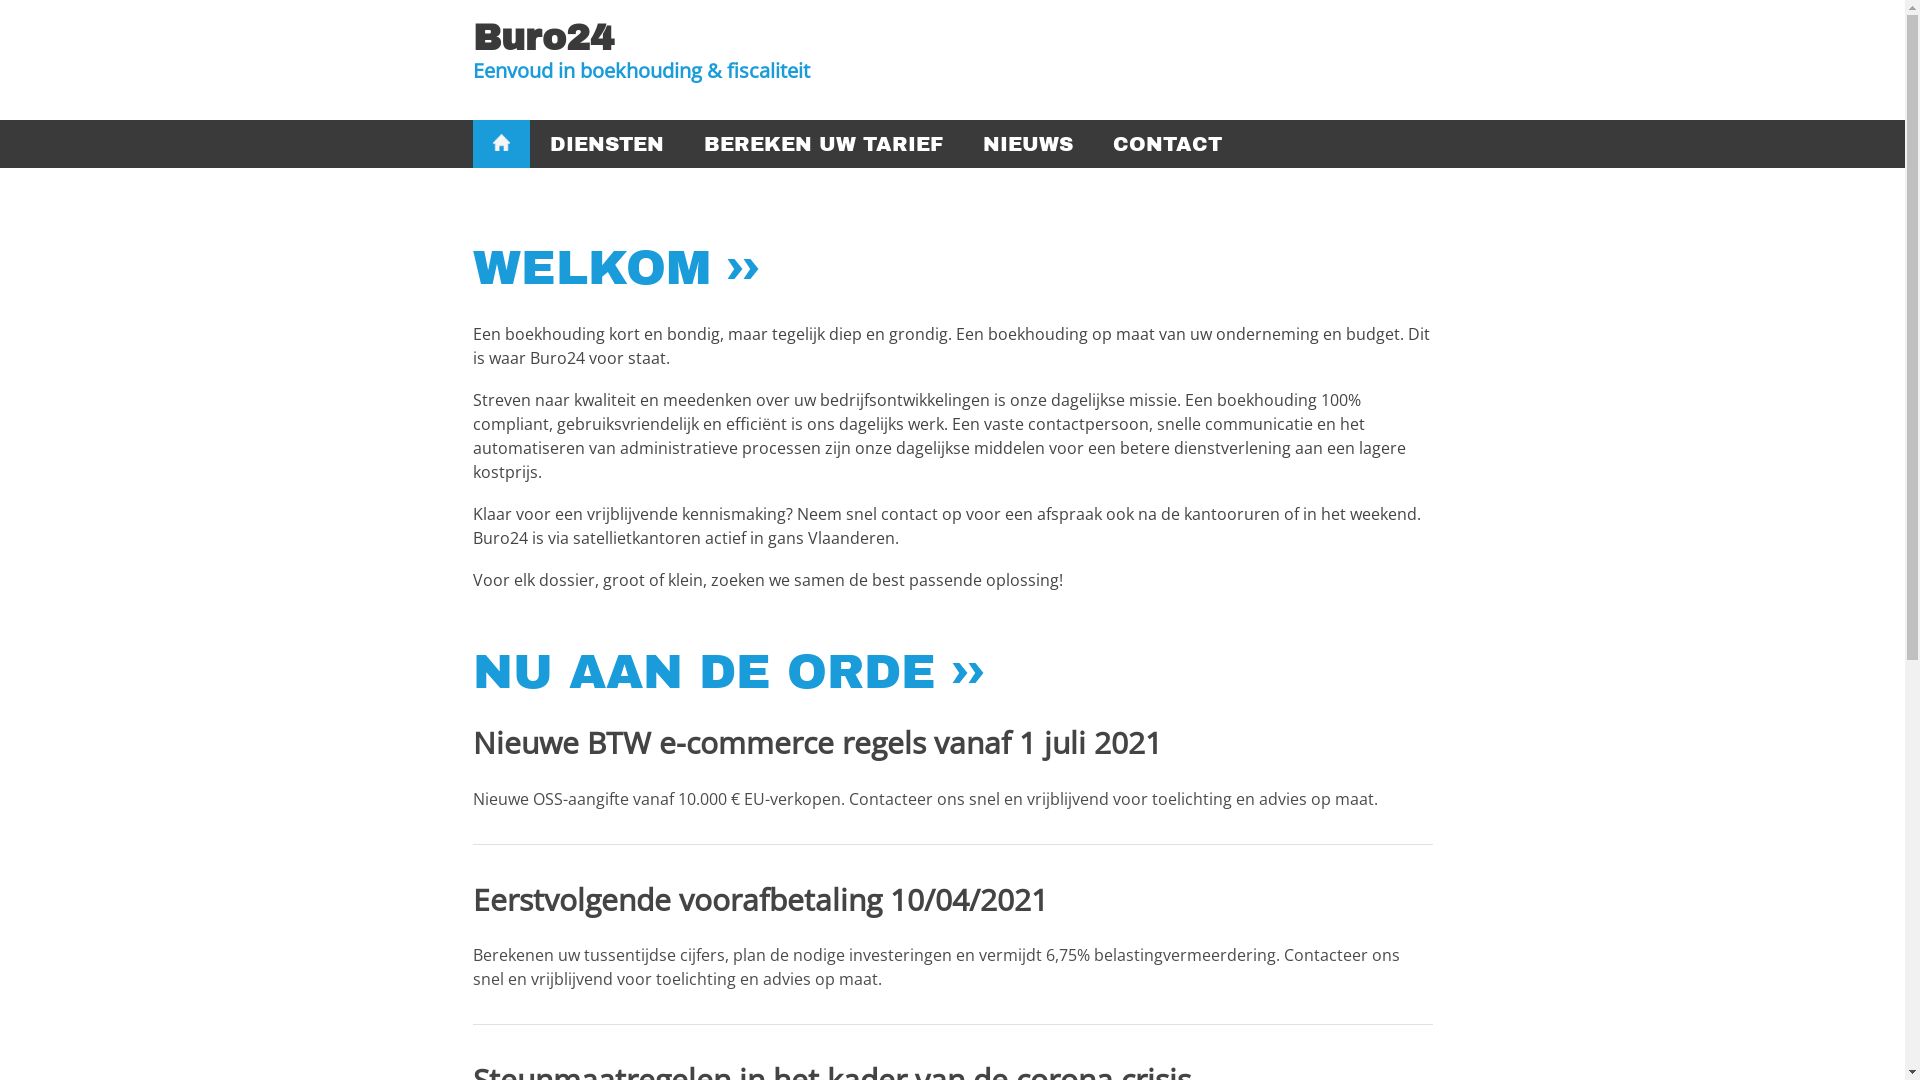 The image size is (1920, 1080). What do you see at coordinates (1027, 142) in the screenshot?
I see `'NIEUWS'` at bounding box center [1027, 142].